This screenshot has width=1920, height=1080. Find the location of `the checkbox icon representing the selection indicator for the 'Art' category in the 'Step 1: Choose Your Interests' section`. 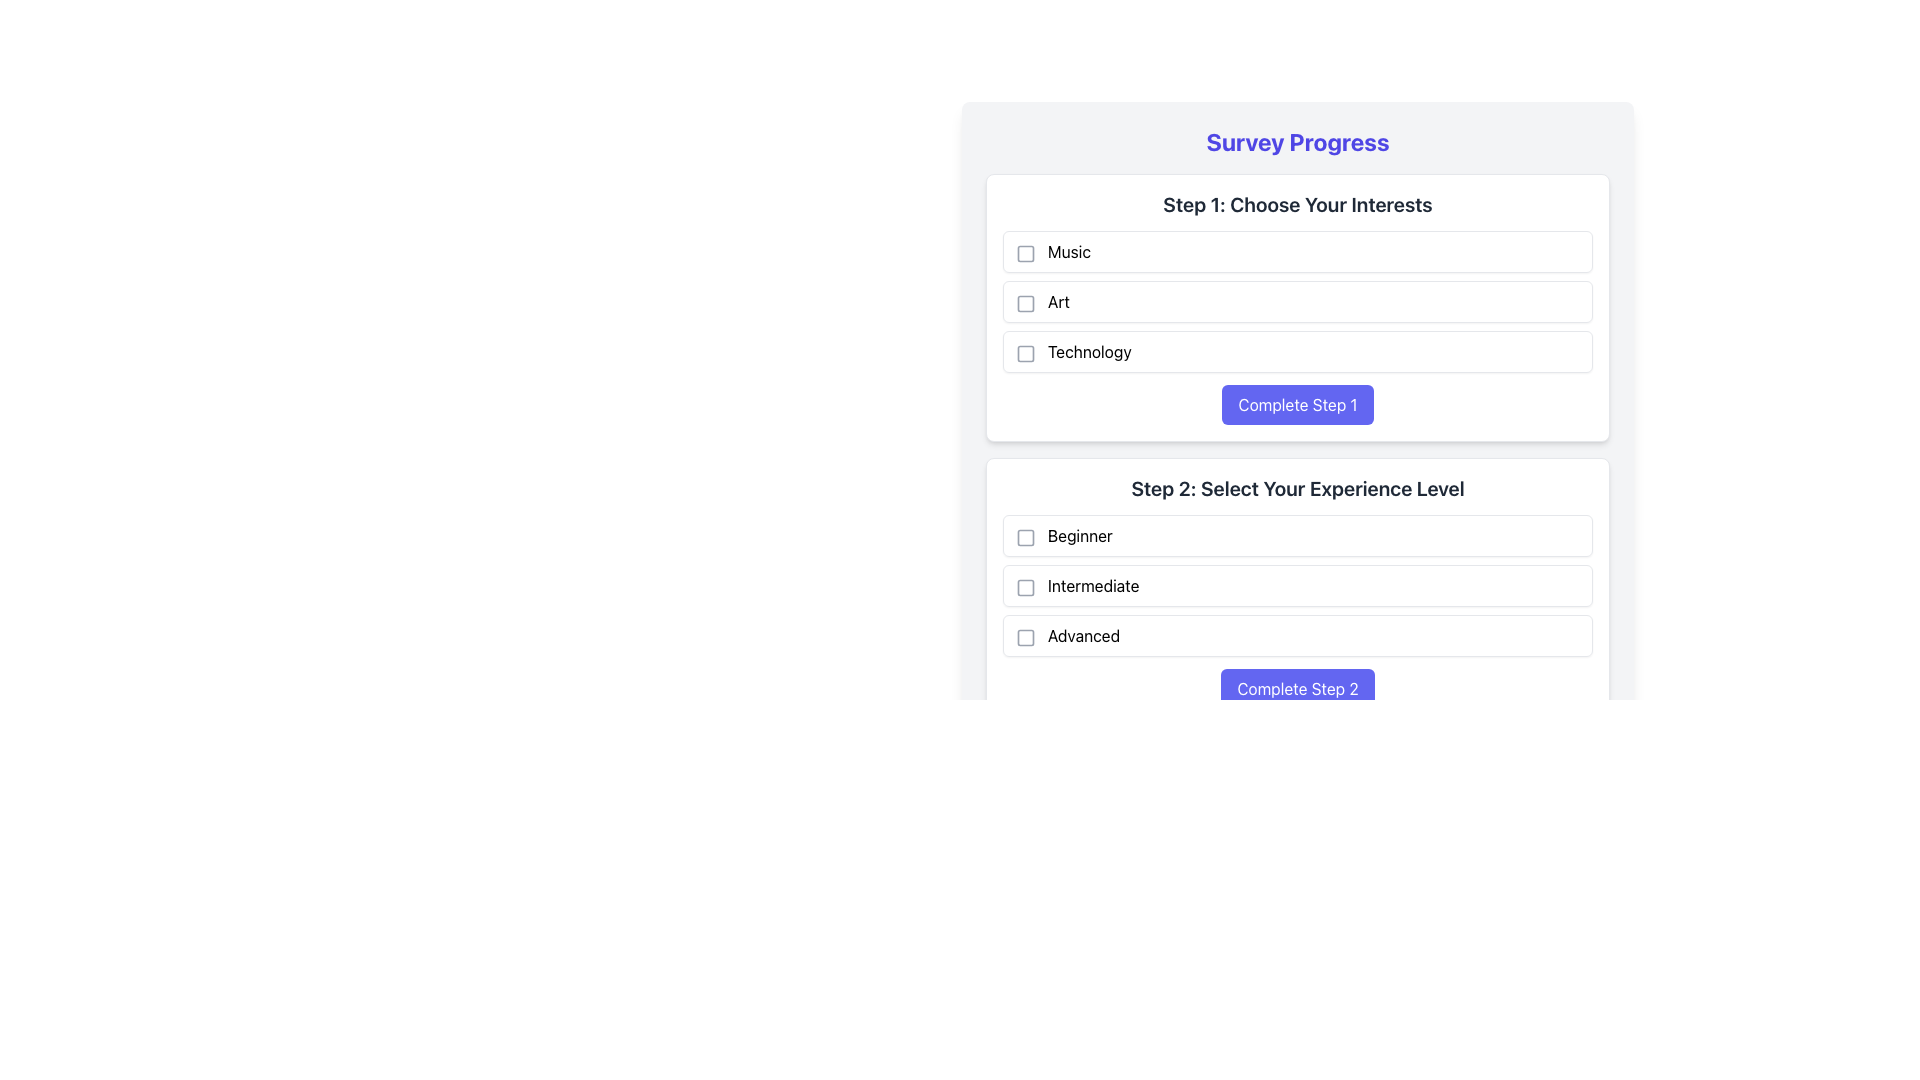

the checkbox icon representing the selection indicator for the 'Art' category in the 'Step 1: Choose Your Interests' section is located at coordinates (1026, 303).